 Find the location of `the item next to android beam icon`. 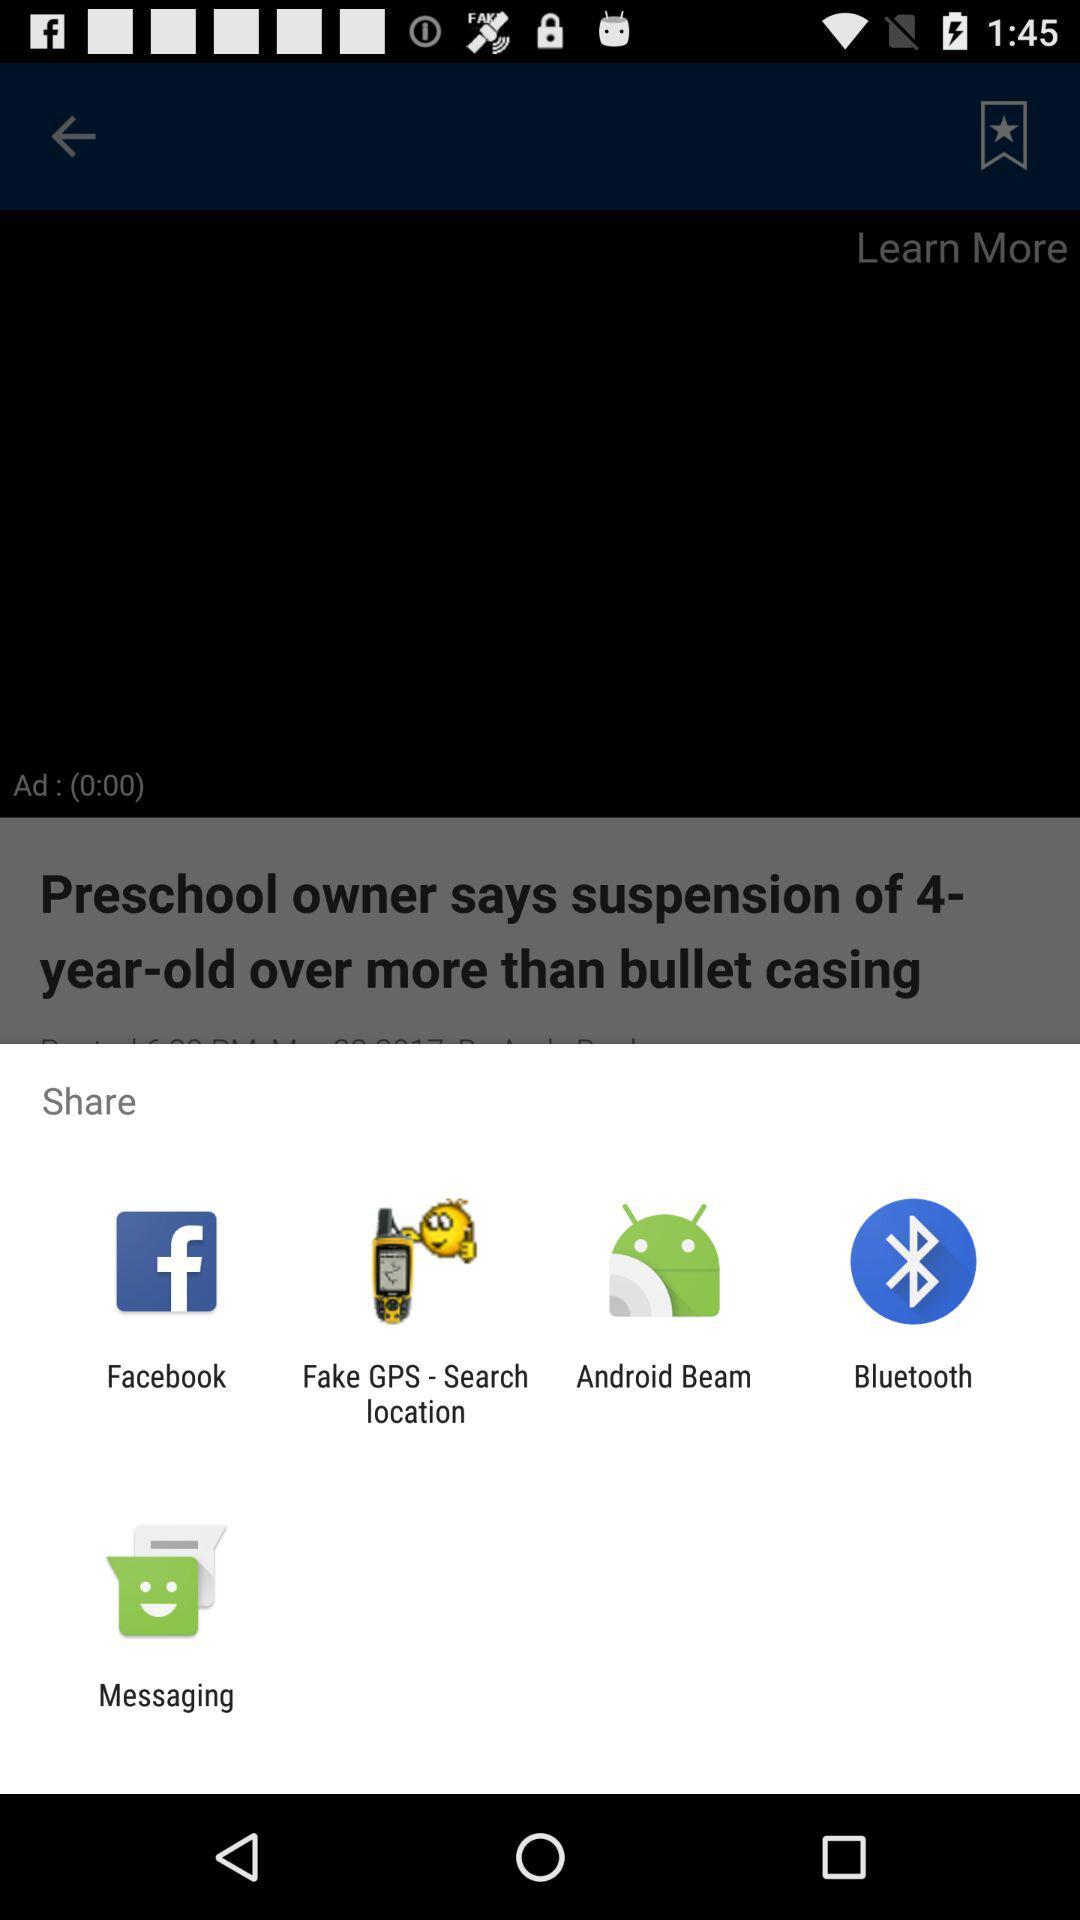

the item next to android beam icon is located at coordinates (414, 1392).